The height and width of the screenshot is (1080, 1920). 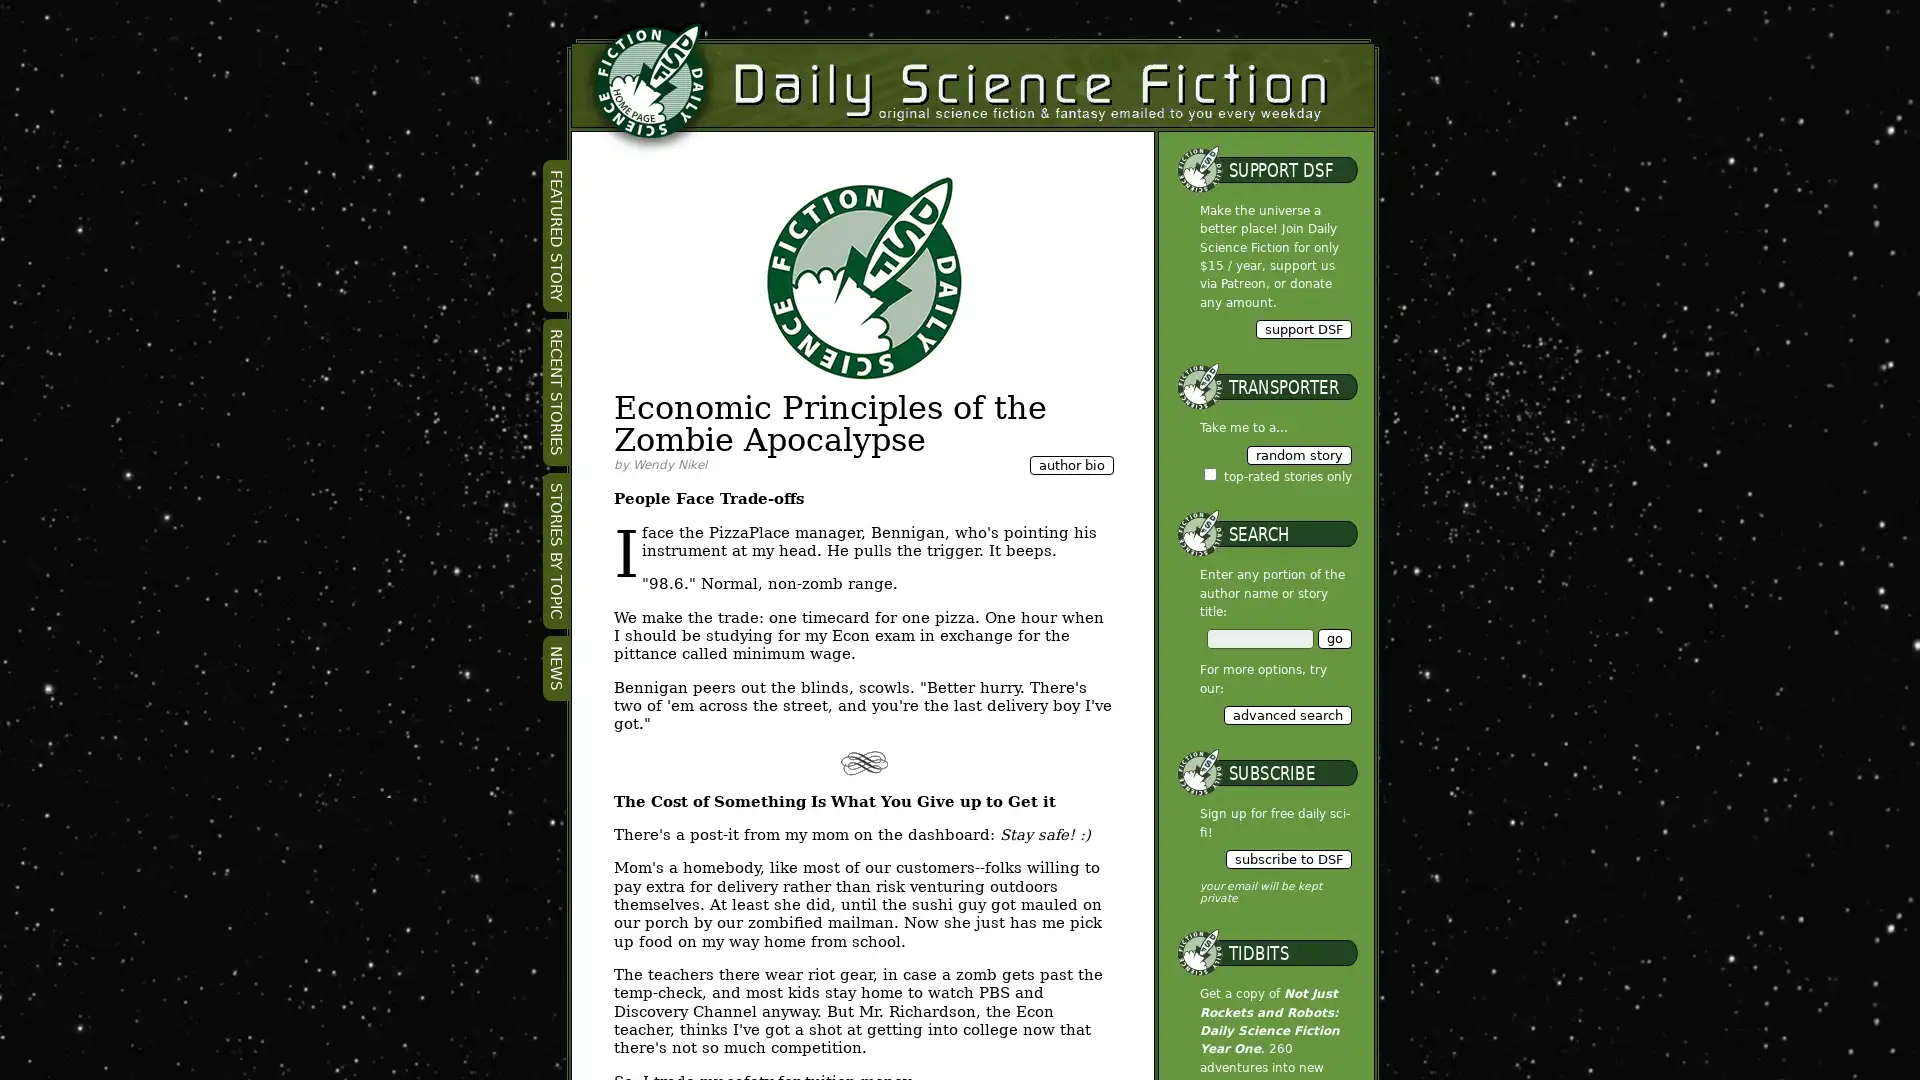 I want to click on support DSF, so click(x=1302, y=327).